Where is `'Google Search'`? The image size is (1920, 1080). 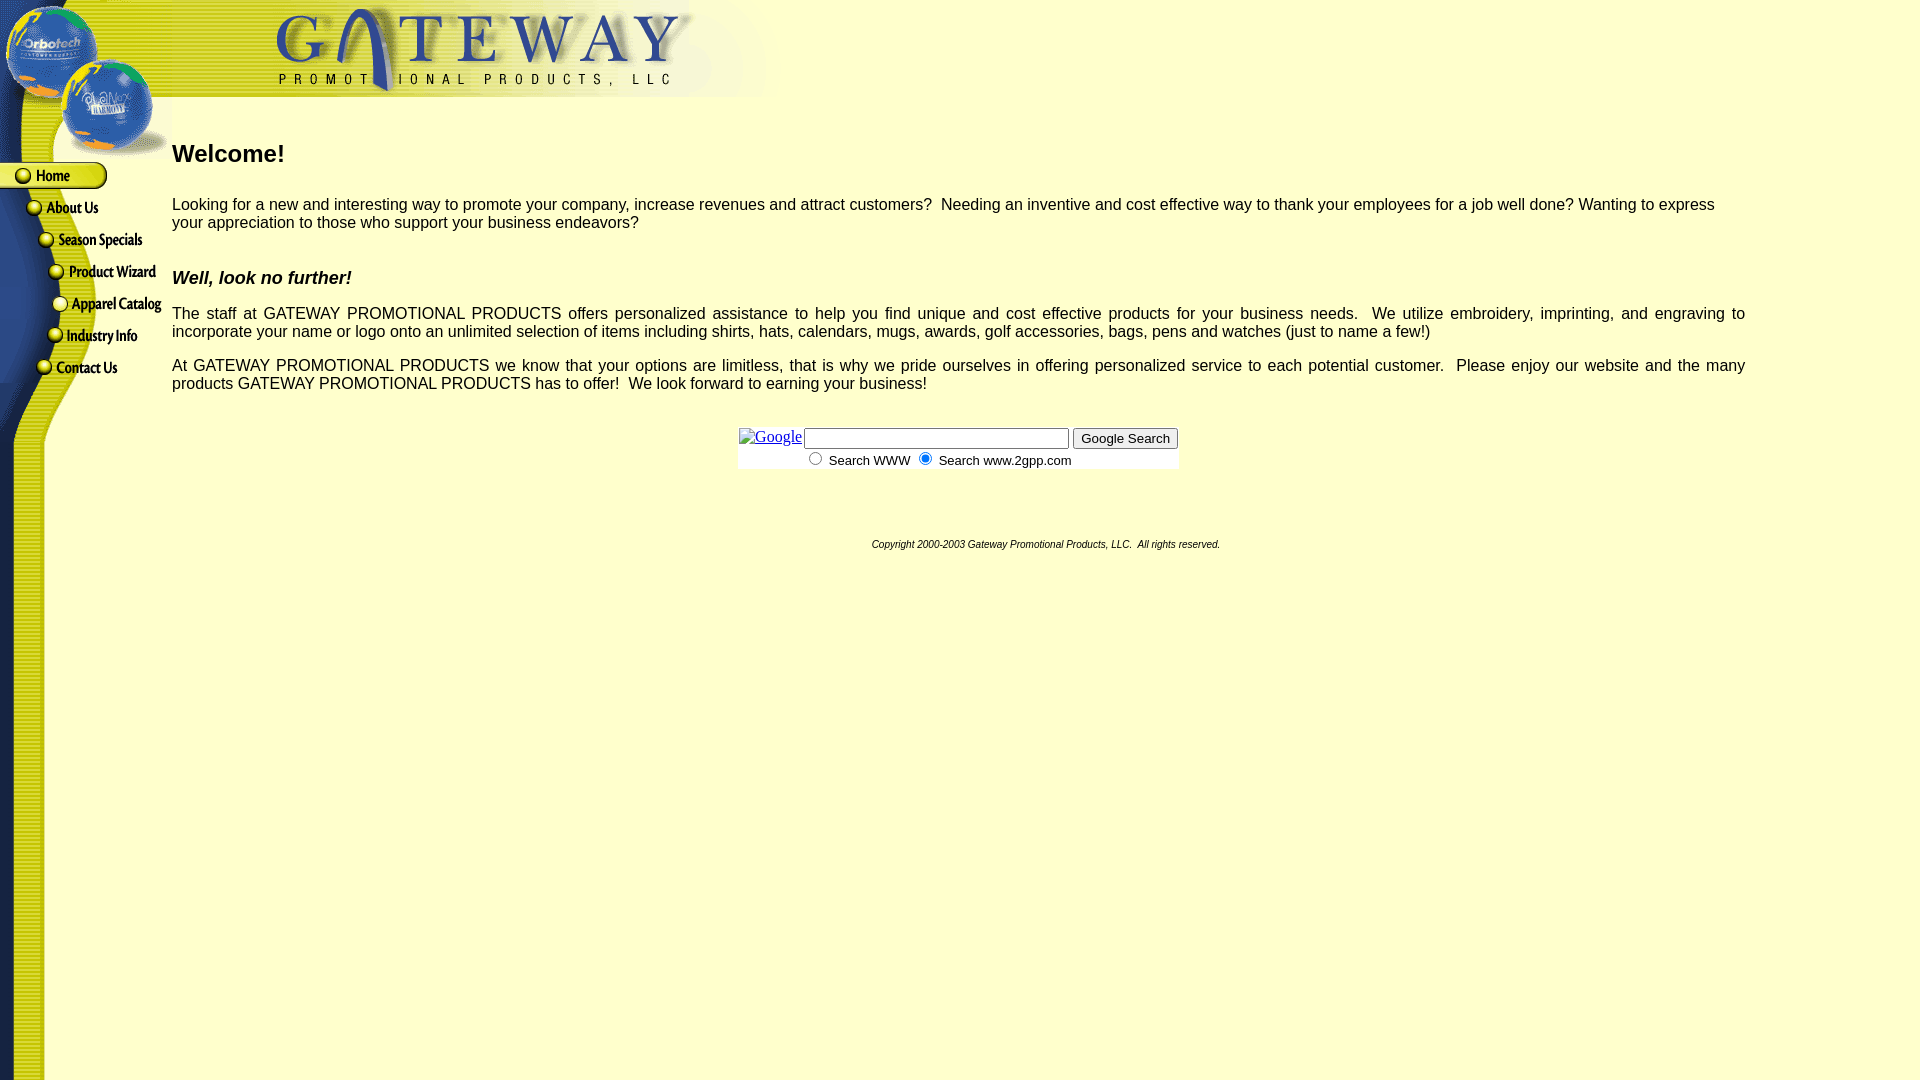 'Google Search' is located at coordinates (1072, 437).